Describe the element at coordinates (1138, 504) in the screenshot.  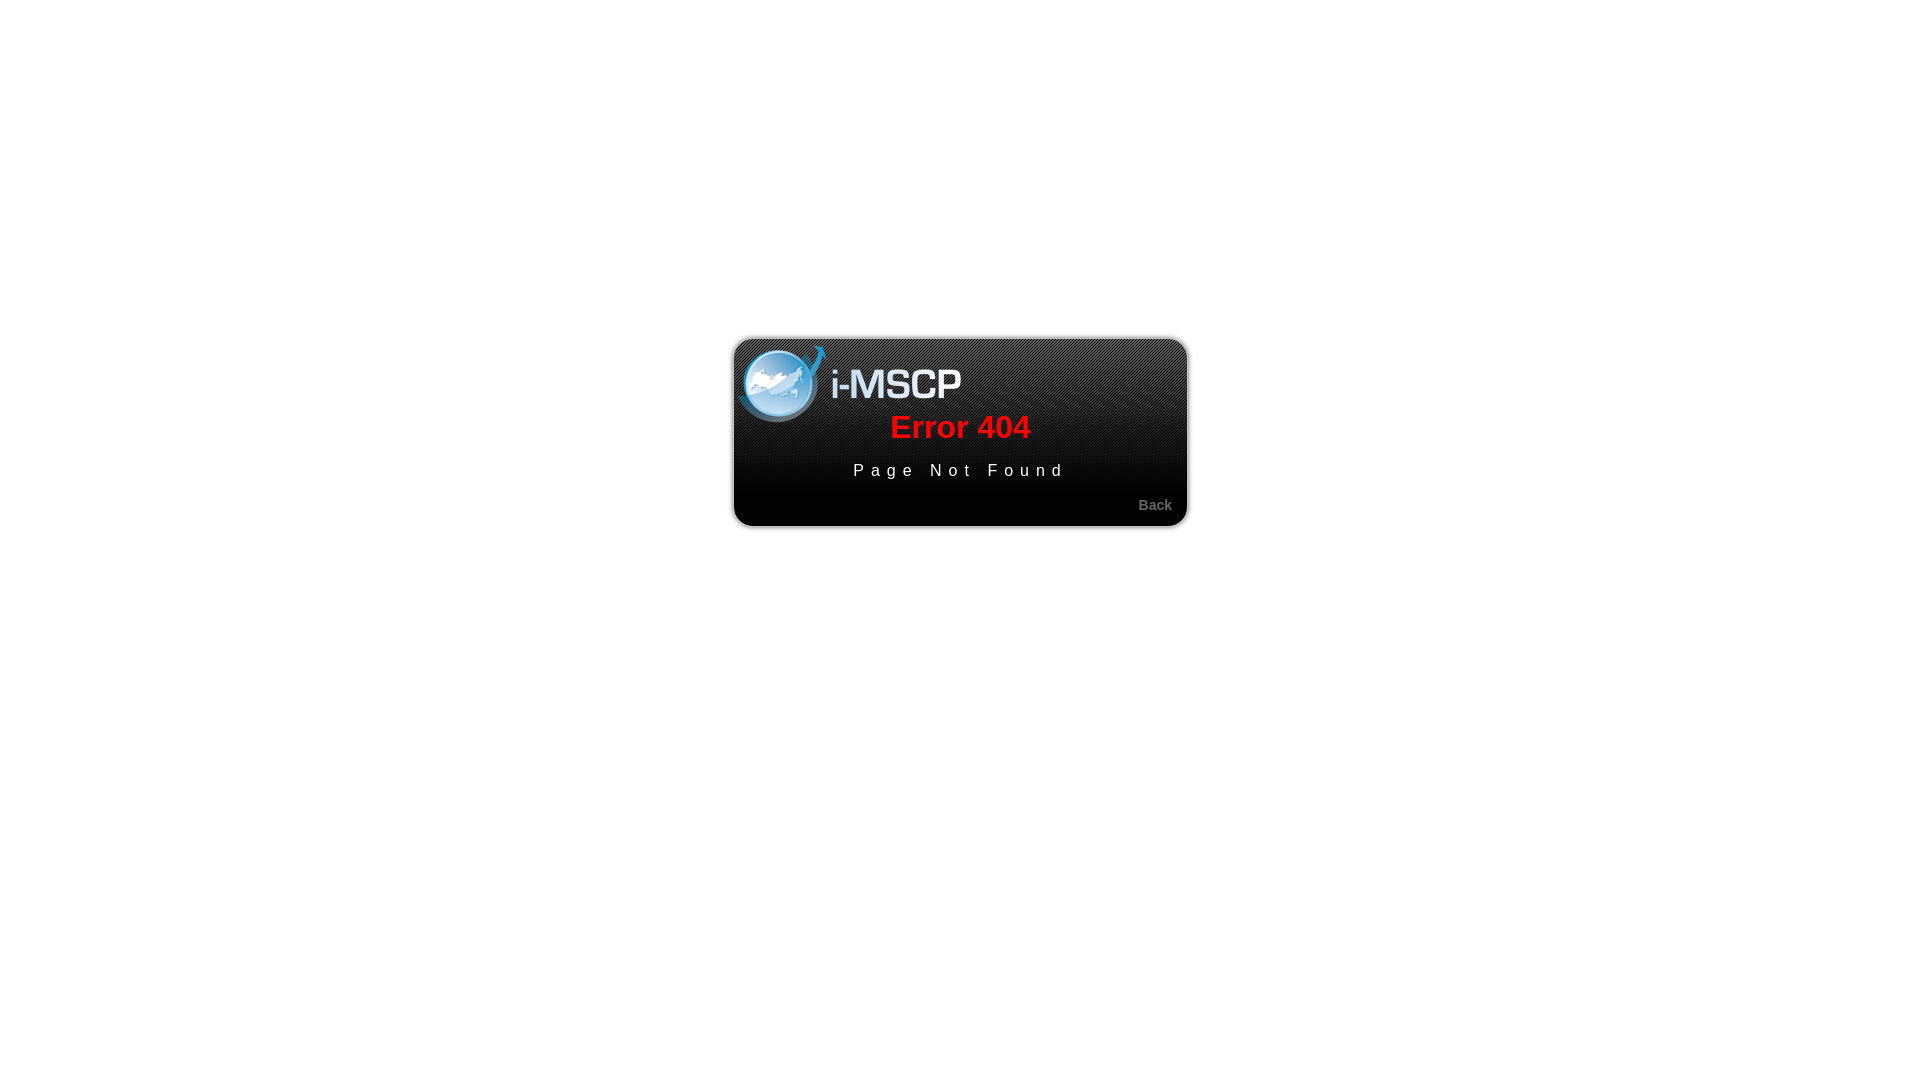
I see `'Back'` at that location.